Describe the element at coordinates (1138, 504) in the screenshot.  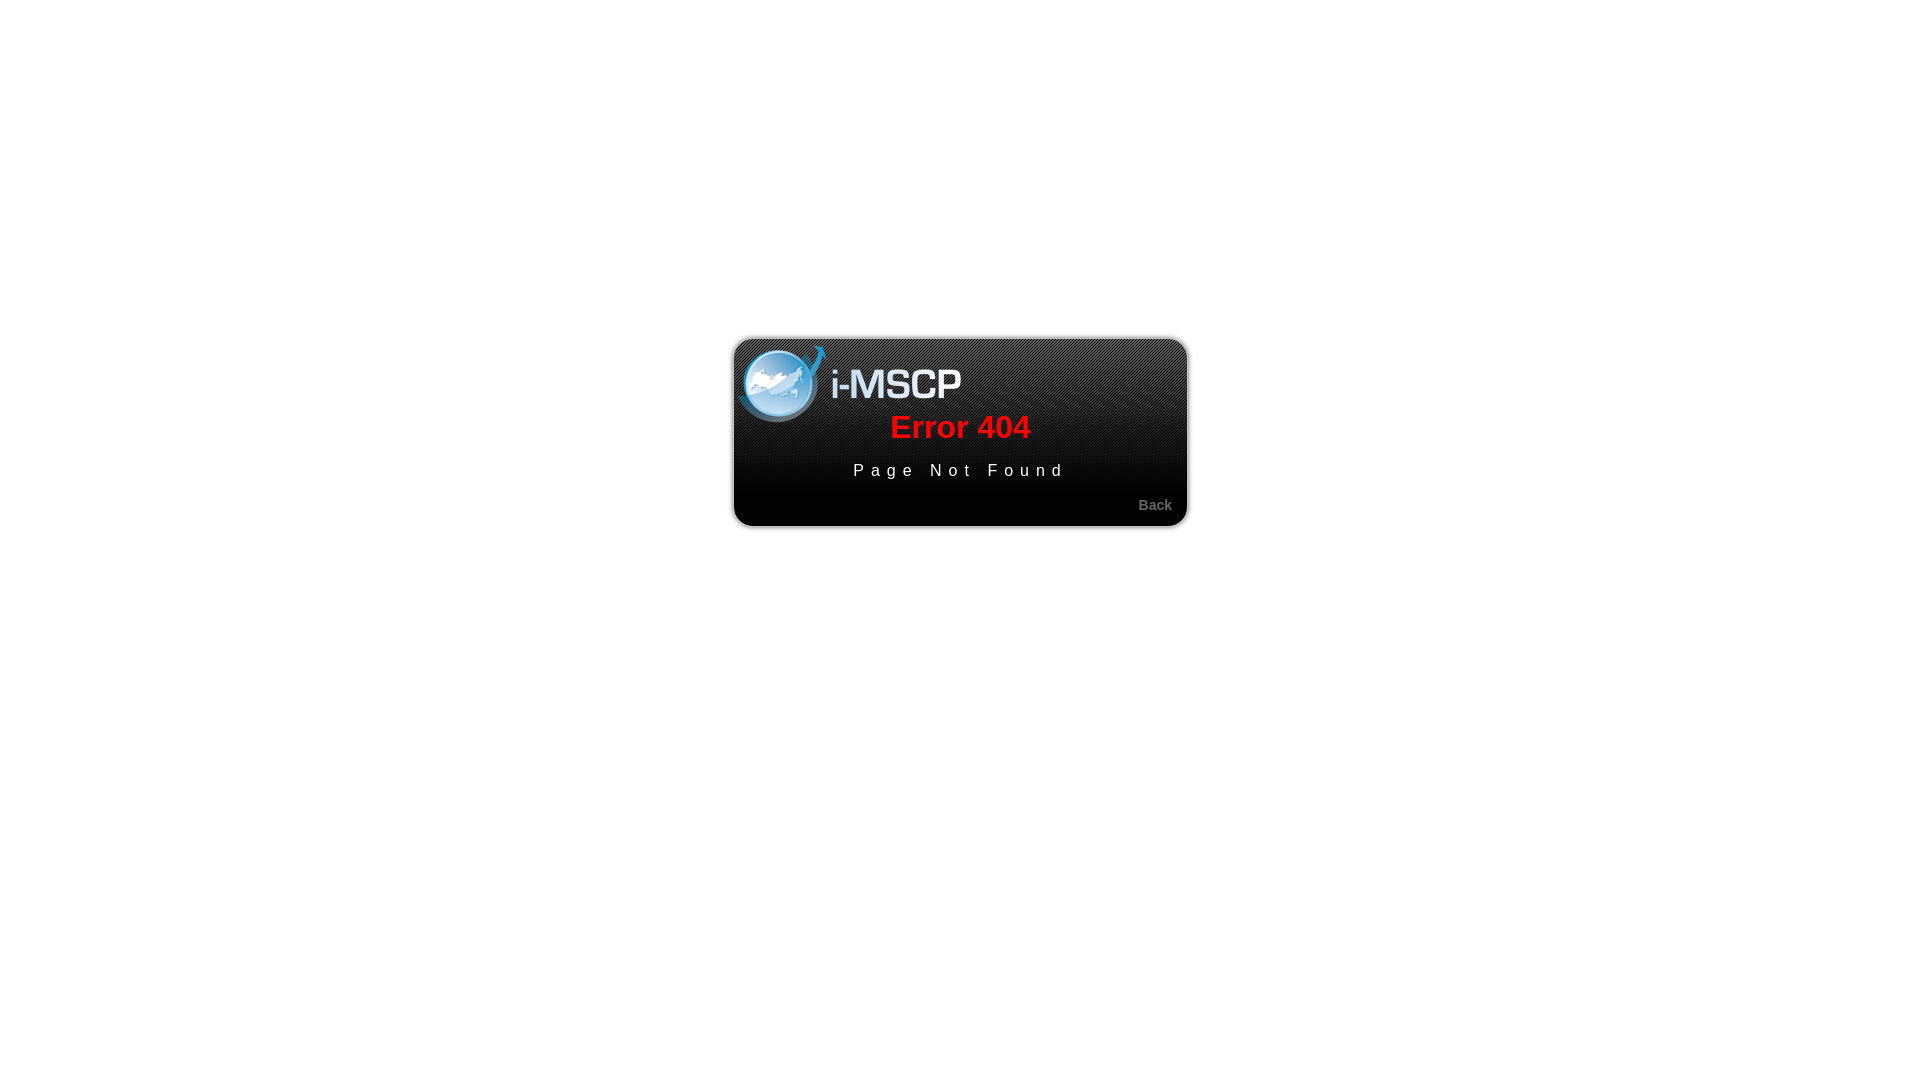
I see `'Back'` at that location.